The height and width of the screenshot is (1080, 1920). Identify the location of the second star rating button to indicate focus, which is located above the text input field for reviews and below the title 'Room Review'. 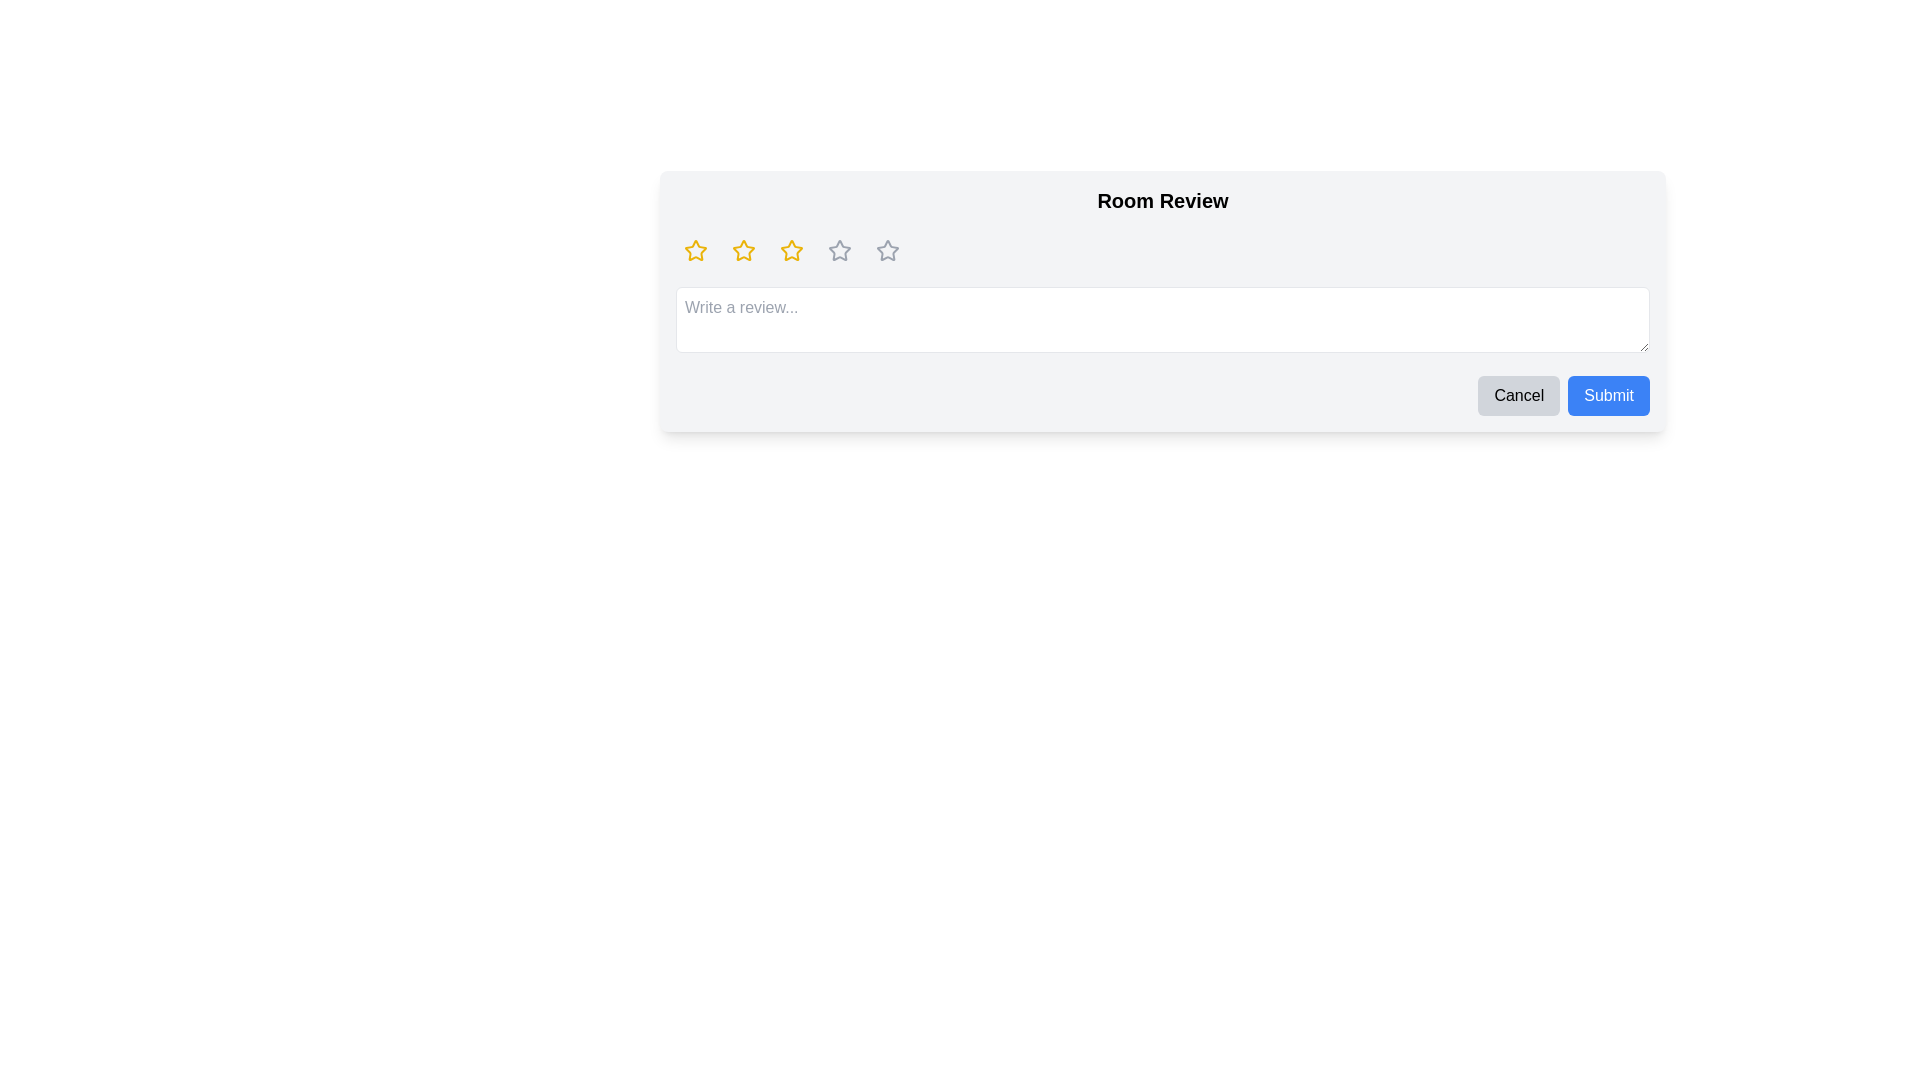
(743, 249).